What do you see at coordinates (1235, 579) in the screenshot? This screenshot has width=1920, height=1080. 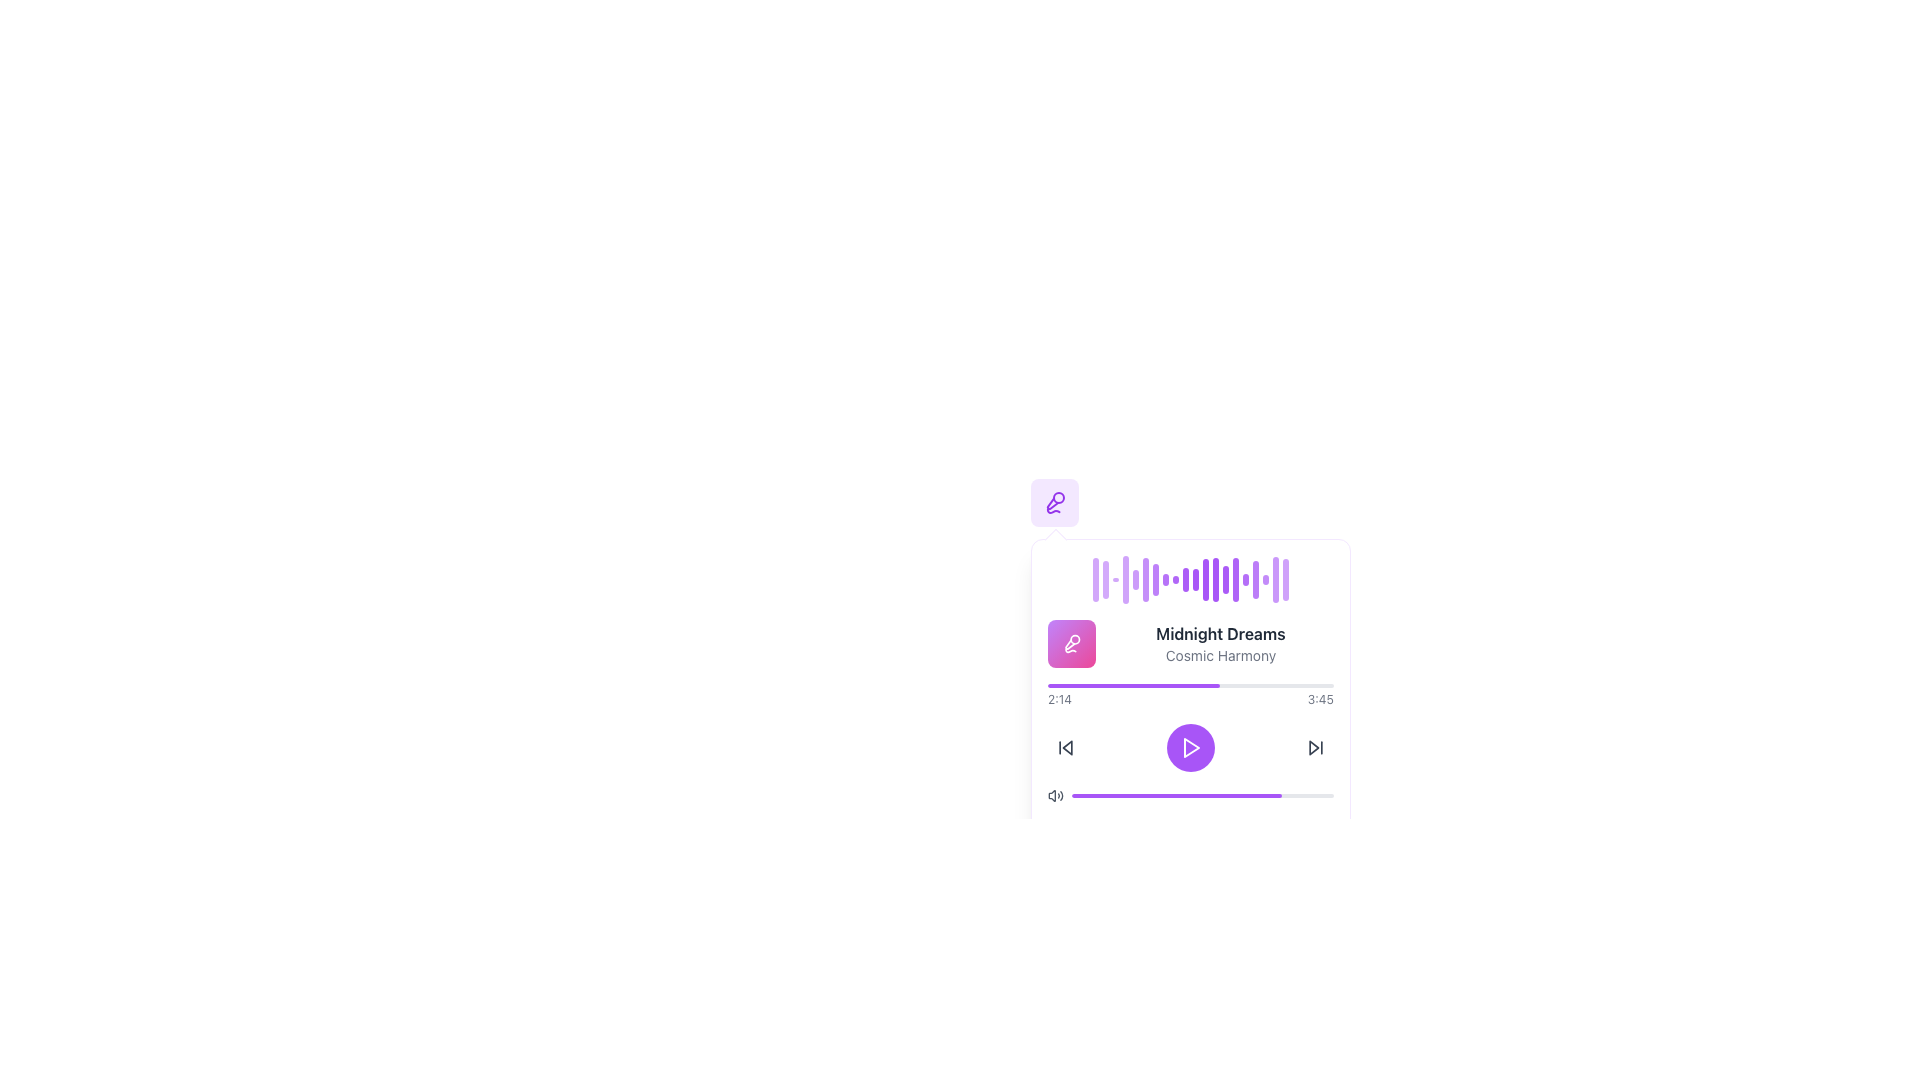 I see `the fifteenth purple bar in the waveform-like pattern, which is visually elongated with rounded ends, located above the audio track information` at bounding box center [1235, 579].